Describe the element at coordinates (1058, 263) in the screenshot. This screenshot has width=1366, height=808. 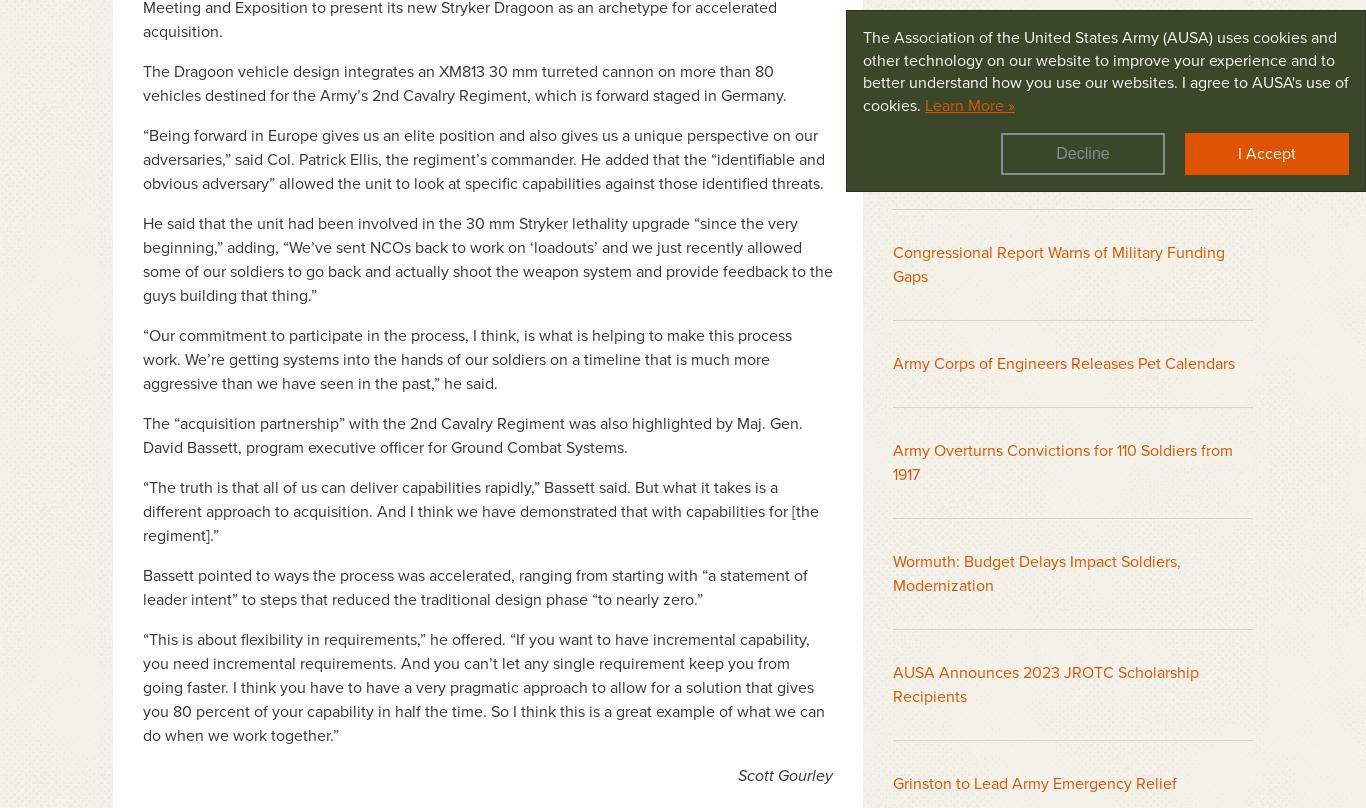
I see `'Congressional Report Warns of Military Funding Gaps'` at that location.